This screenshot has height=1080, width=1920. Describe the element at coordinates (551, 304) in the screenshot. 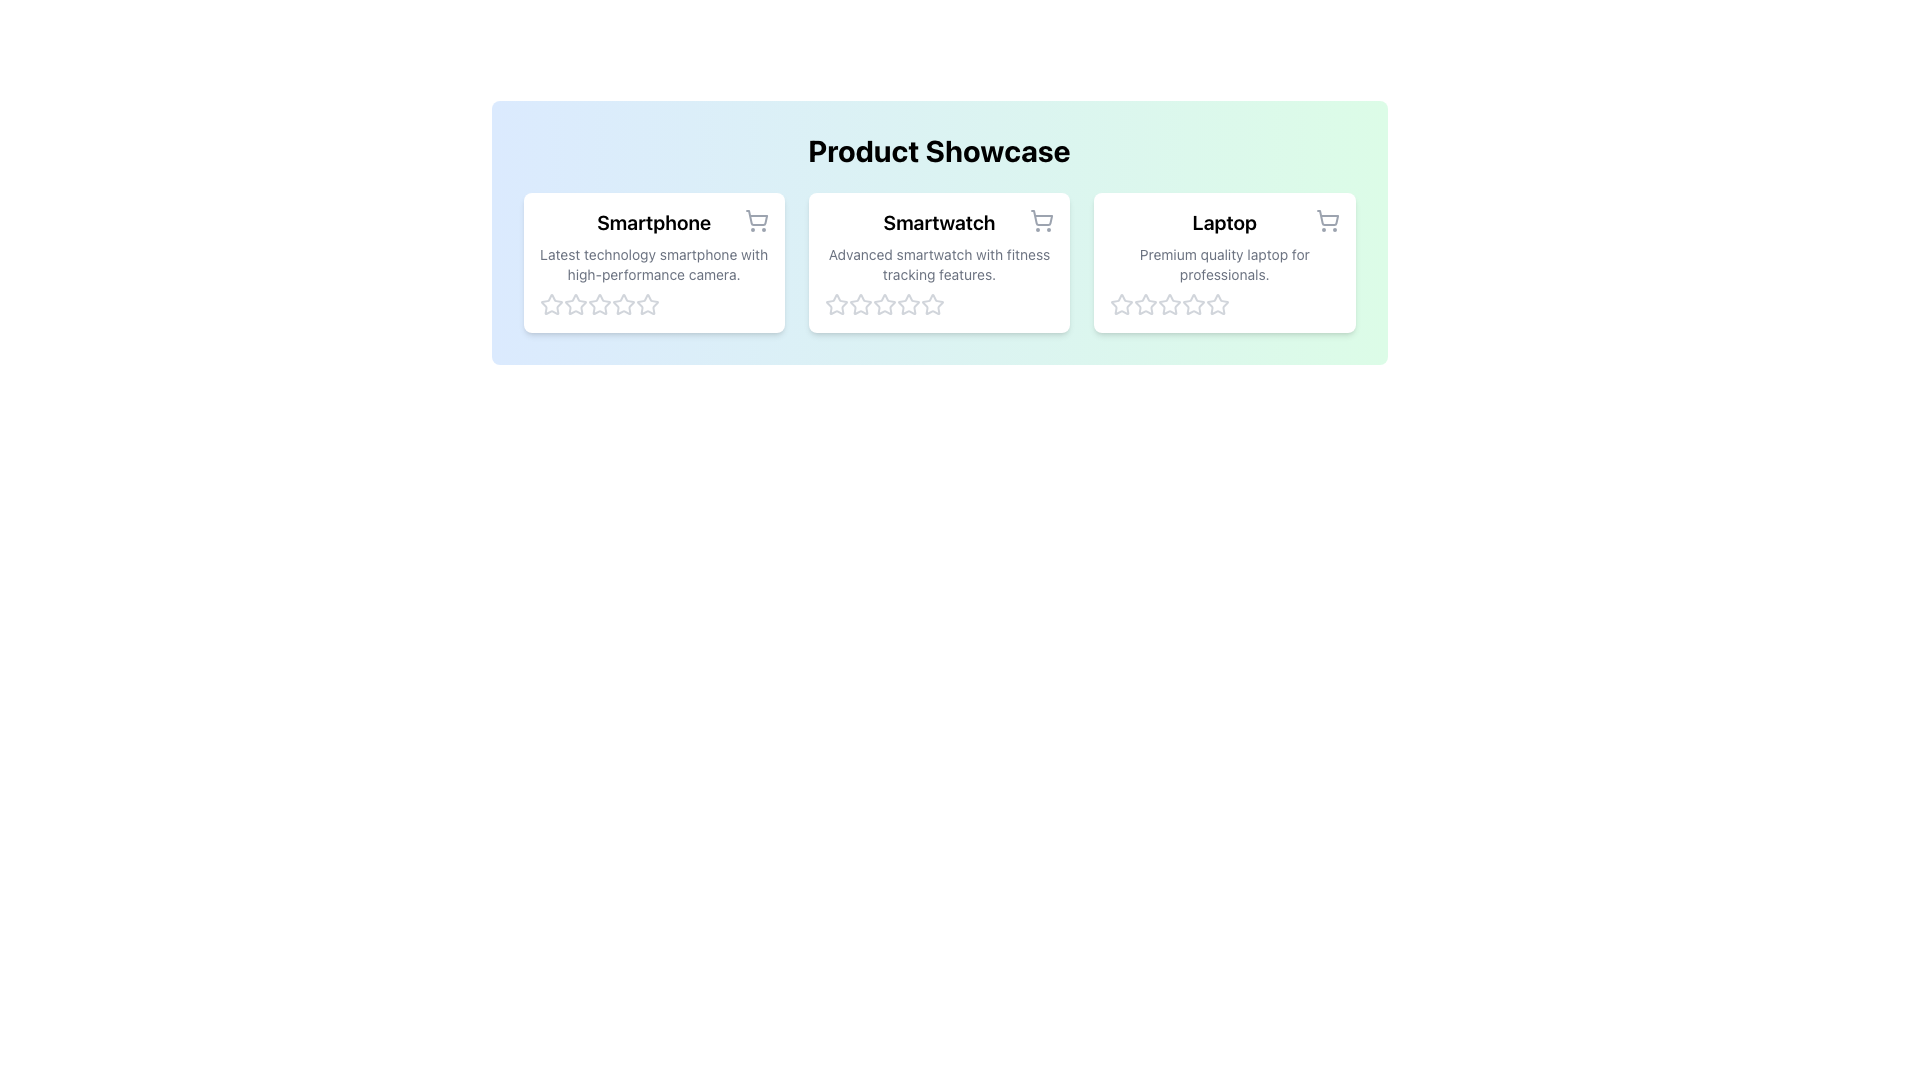

I see `on the first hollow star icon in the row of rating stars below the 'Smartphone' product card in the 'Product Showcase' section for additional actions` at that location.